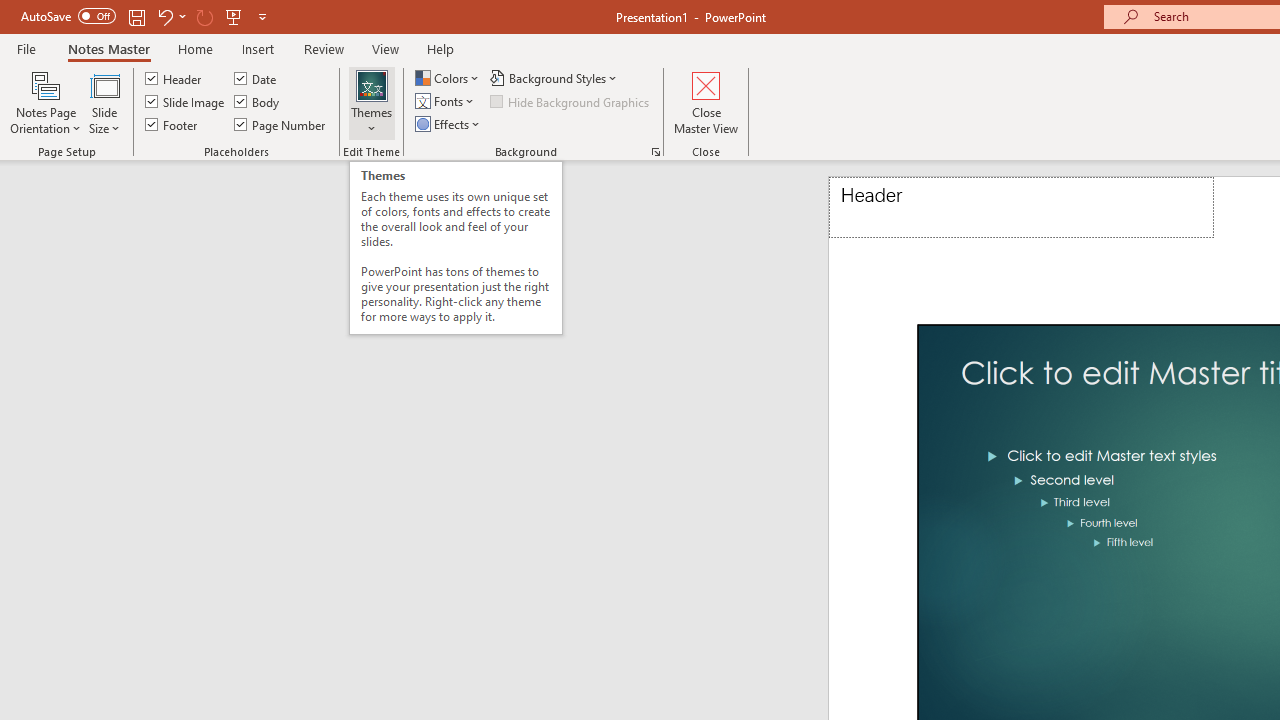 Image resolution: width=1280 pixels, height=720 pixels. I want to click on 'Background Styles', so click(555, 77).